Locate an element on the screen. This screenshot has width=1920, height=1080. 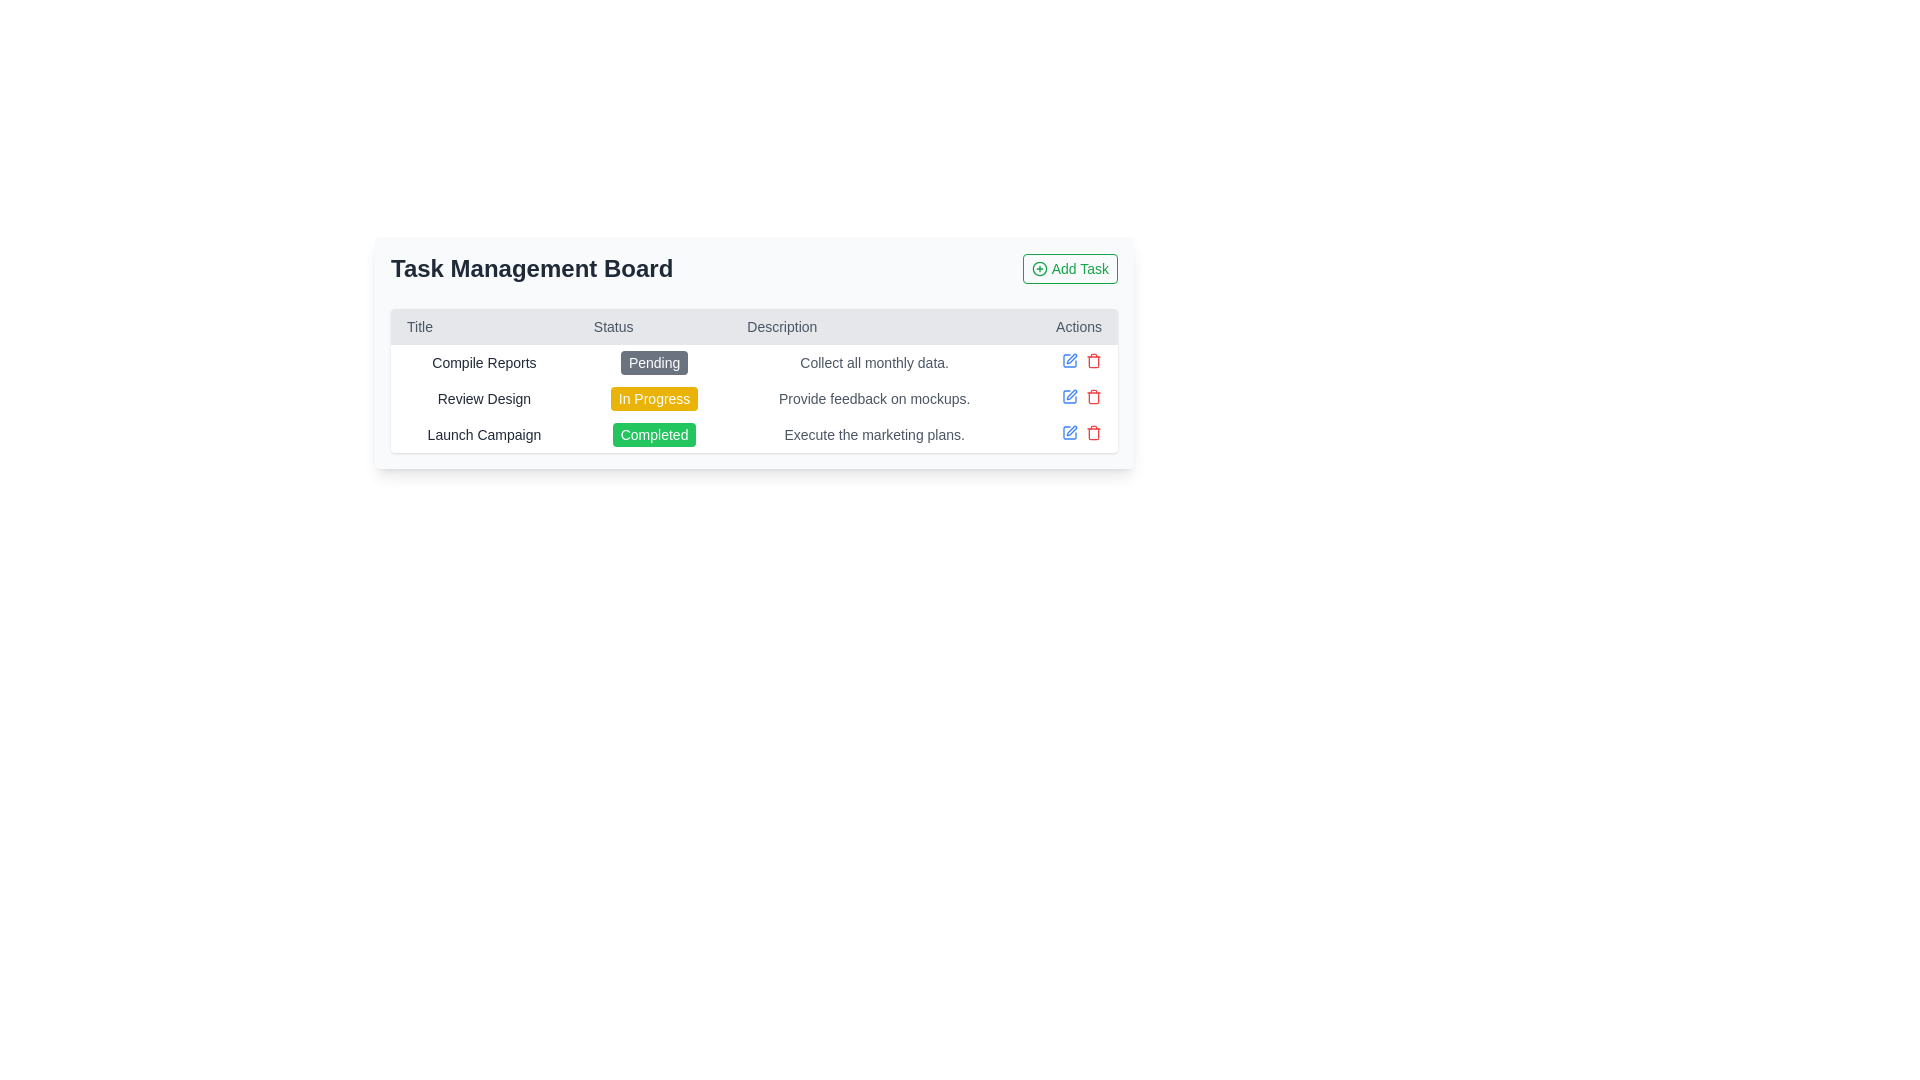
to select the first task entry row in the Task Management Board table, which displays the task's title, status, and description is located at coordinates (753, 362).